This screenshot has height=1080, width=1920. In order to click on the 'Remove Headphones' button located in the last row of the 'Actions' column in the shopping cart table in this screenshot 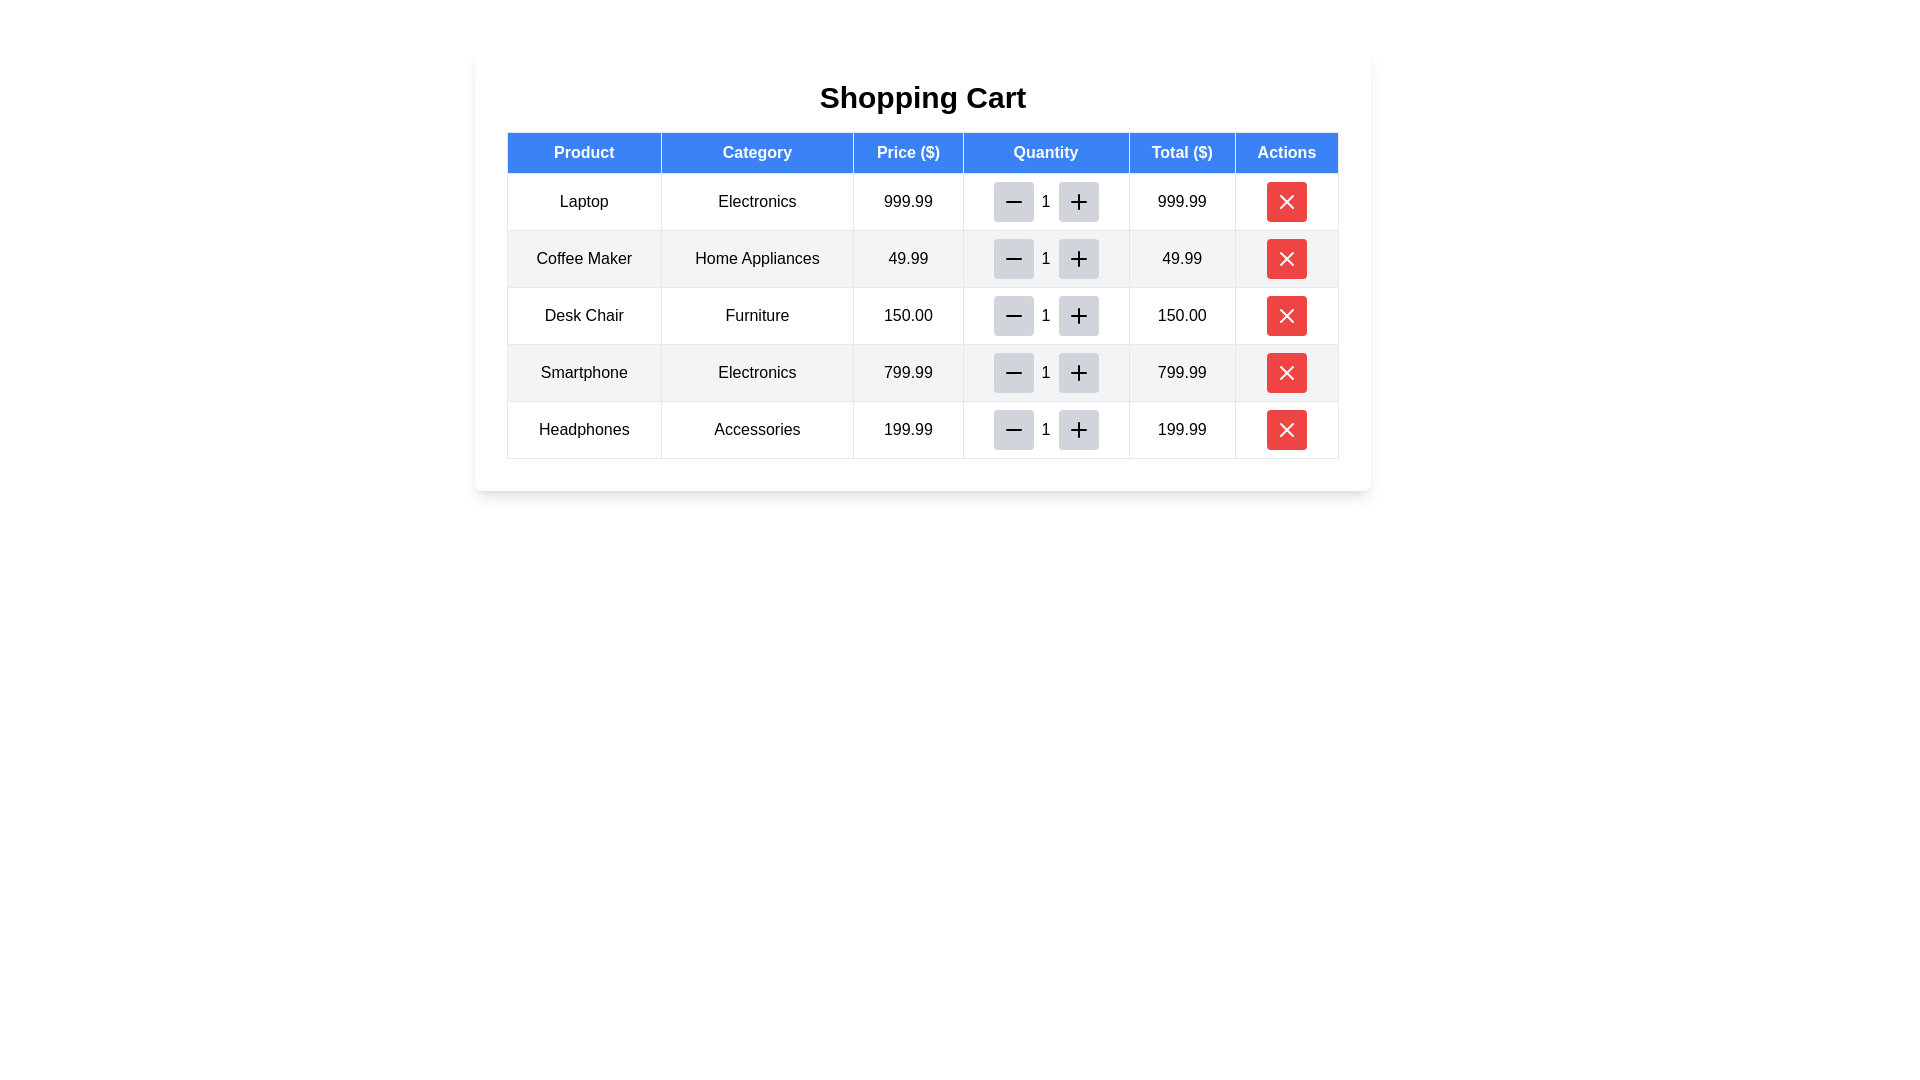, I will do `click(1286, 428)`.